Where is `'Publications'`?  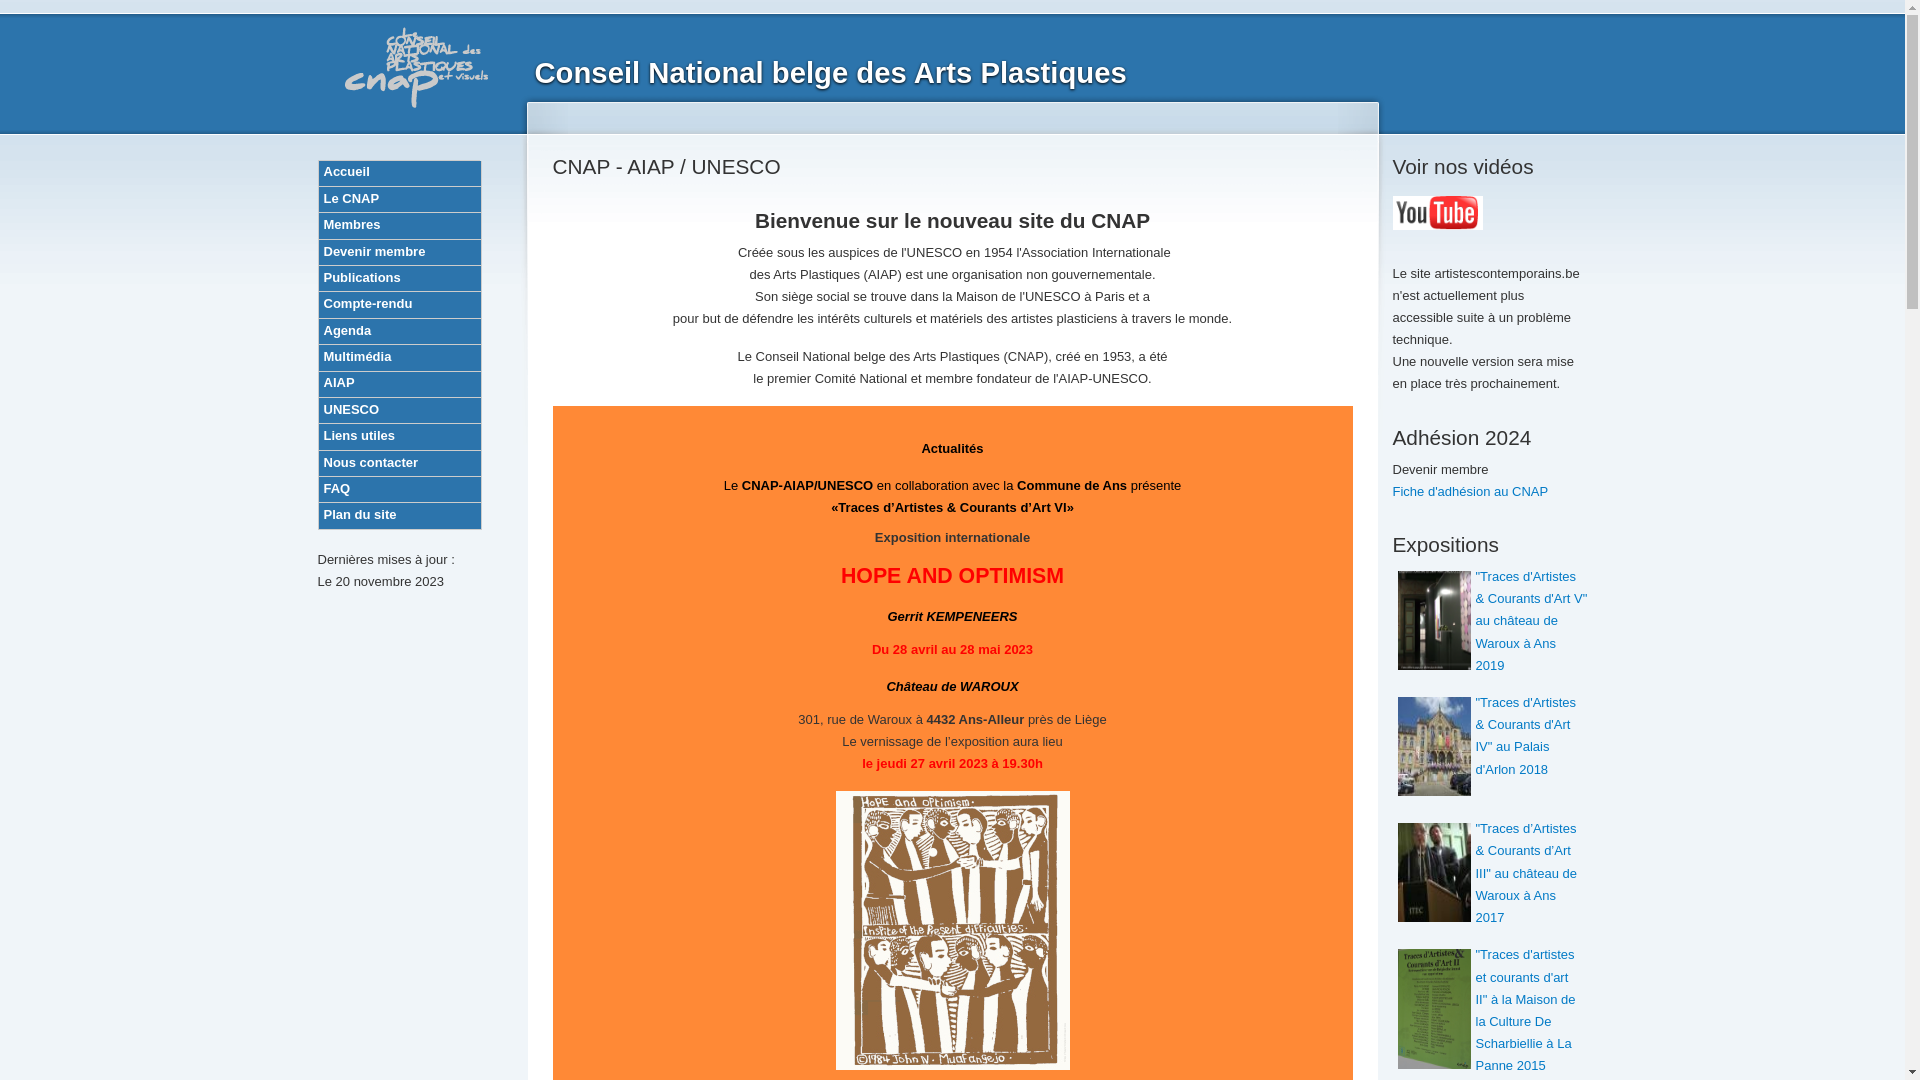 'Publications' is located at coordinates (399, 277).